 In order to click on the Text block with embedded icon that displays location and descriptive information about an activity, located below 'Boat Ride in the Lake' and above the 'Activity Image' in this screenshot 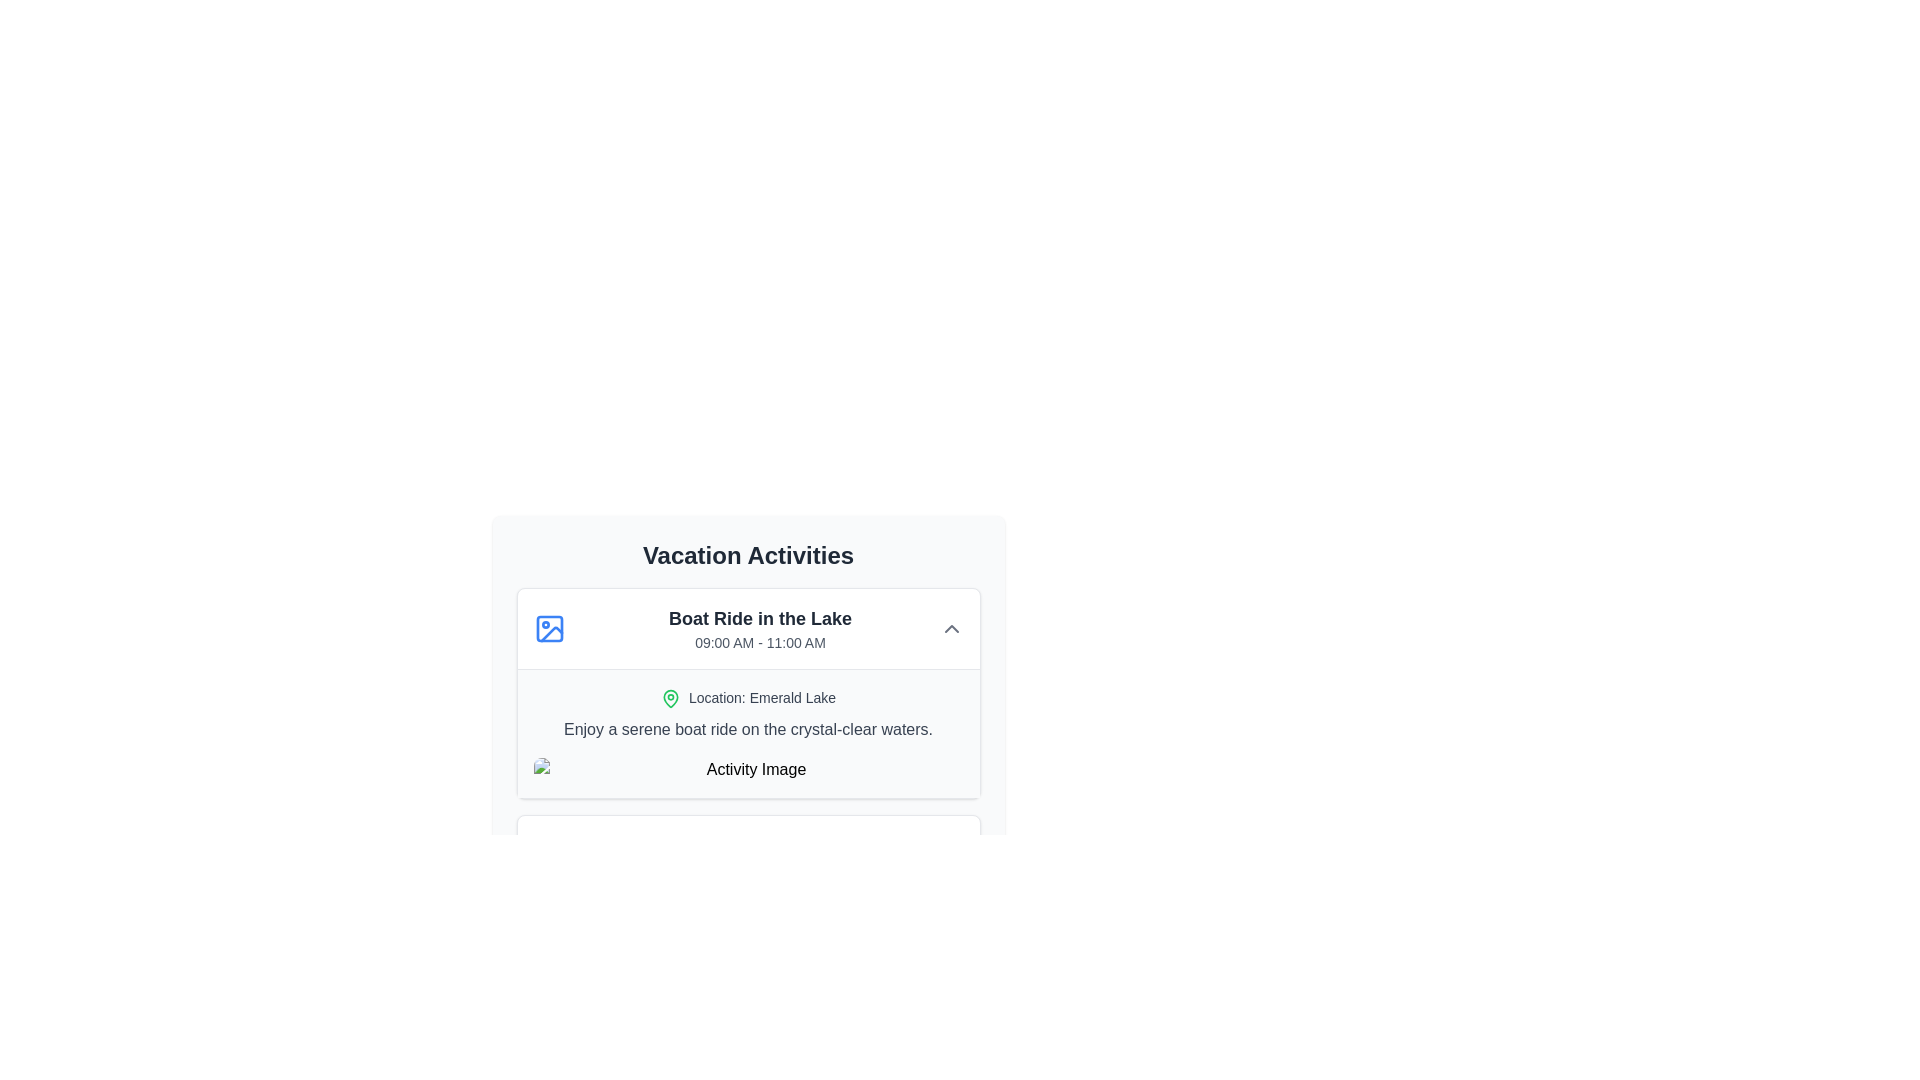, I will do `click(747, 733)`.